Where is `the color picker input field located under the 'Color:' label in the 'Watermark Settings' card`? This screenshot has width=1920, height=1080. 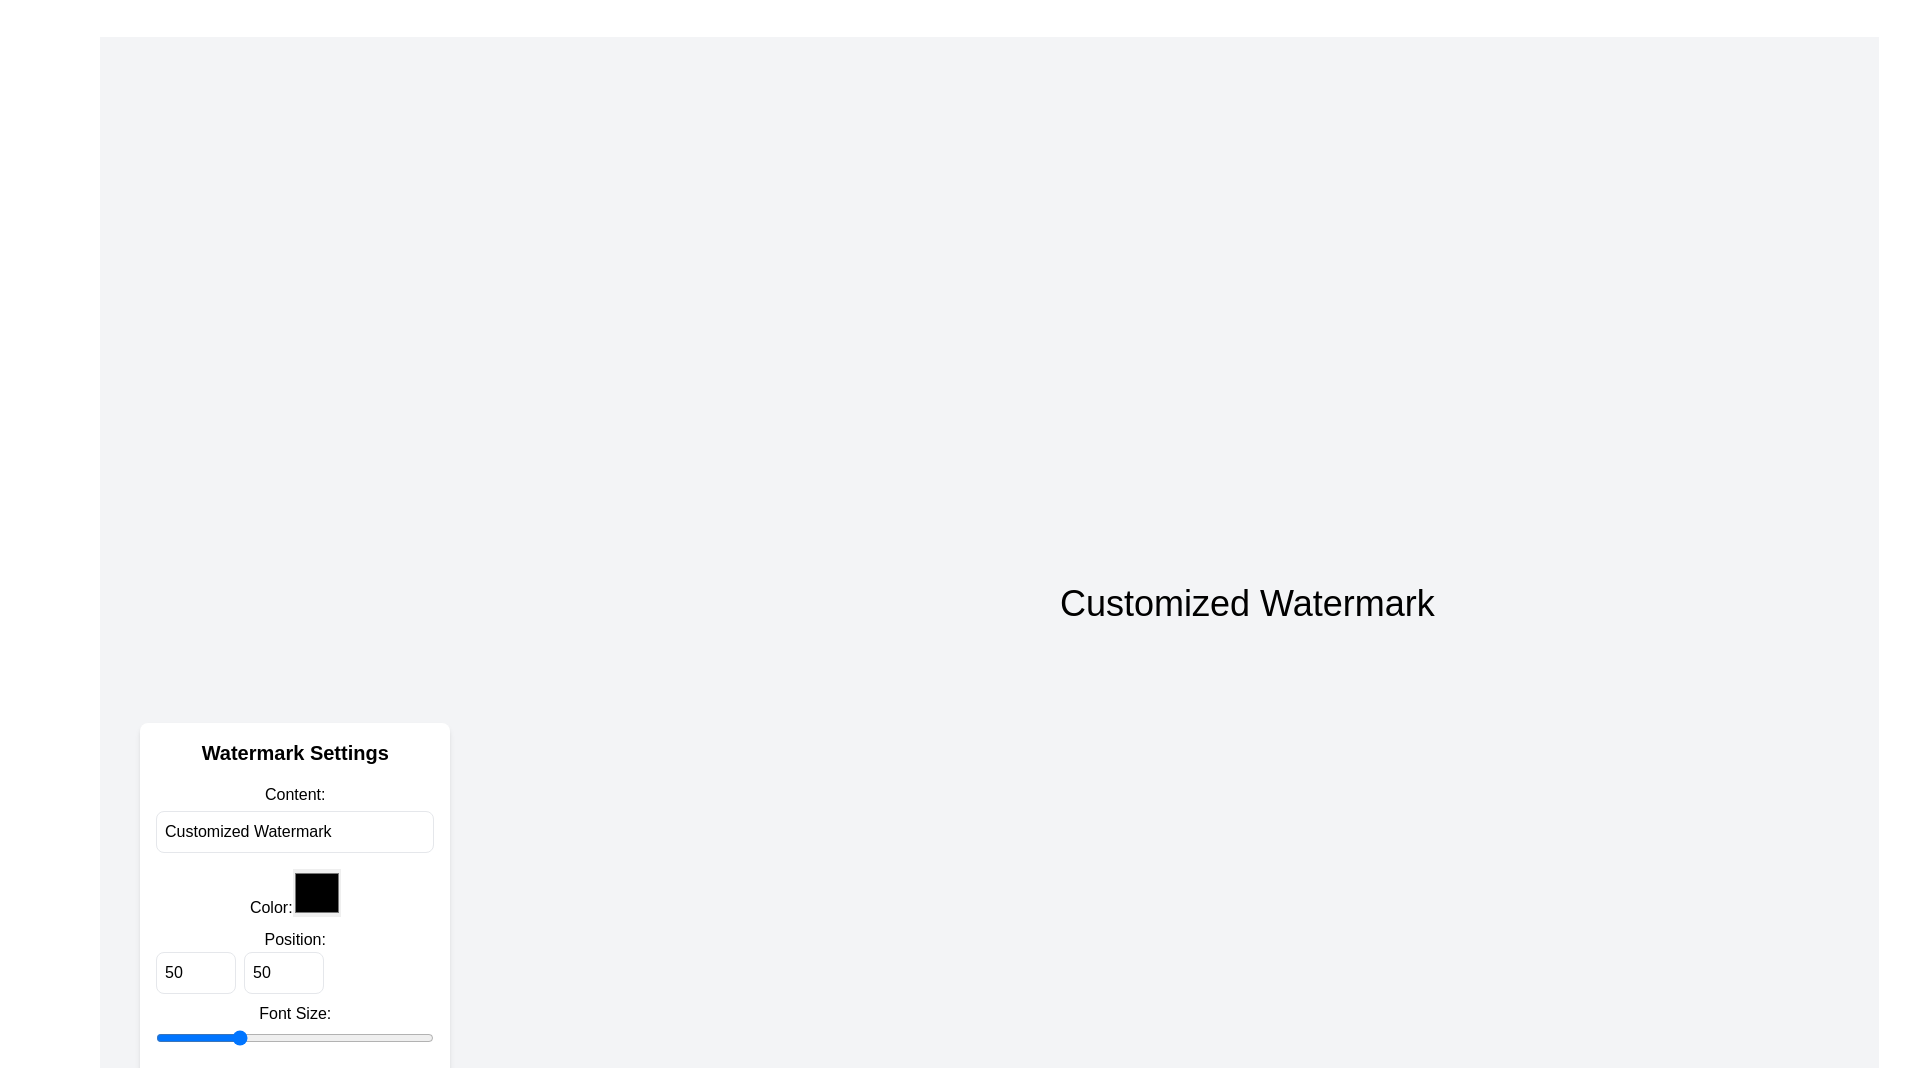
the color picker input field located under the 'Color:' label in the 'Watermark Settings' card is located at coordinates (294, 898).